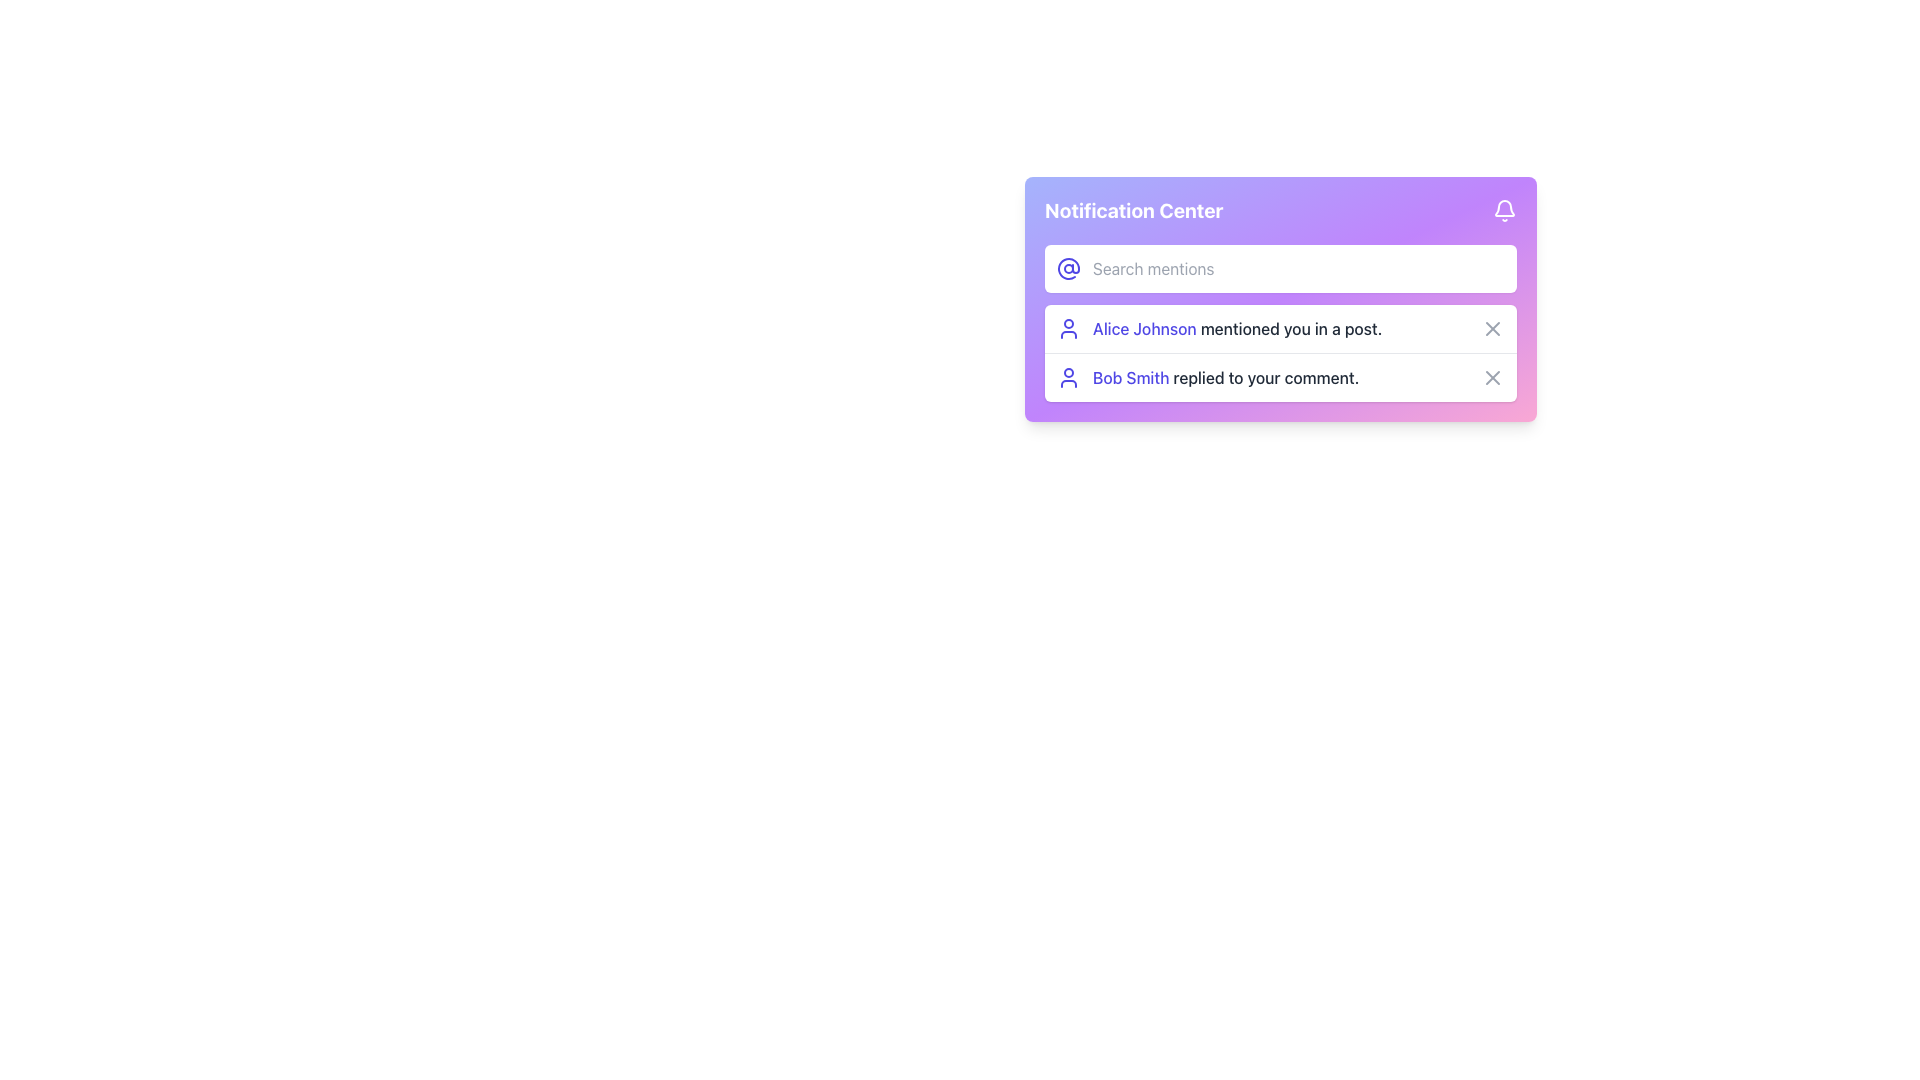 The image size is (1920, 1080). Describe the element at coordinates (1131, 378) in the screenshot. I see `text element displaying 'Bob Smith' in indigo color, which is the first part of the notification 'Bob Smith replied to your comment.' located in the second row of the Notification Center` at that location.